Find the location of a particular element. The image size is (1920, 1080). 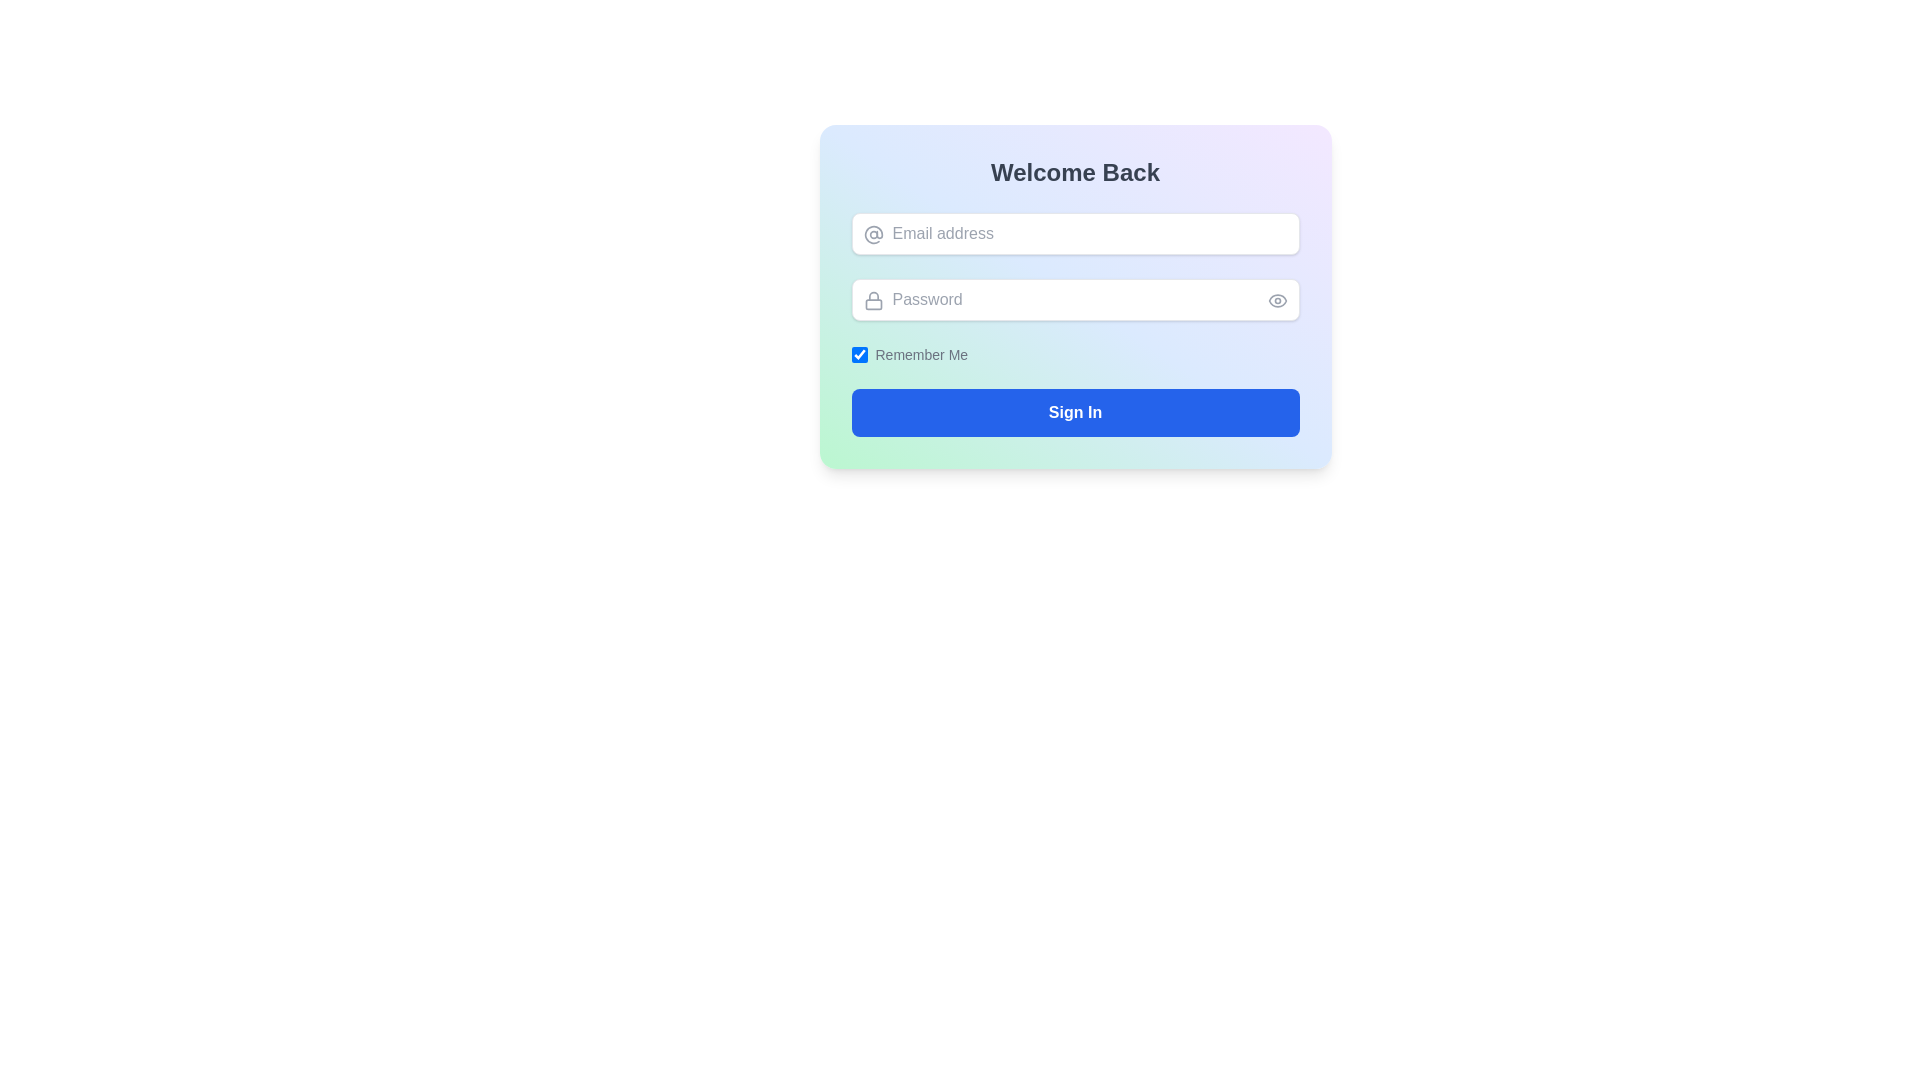

the 'Remember Me' label element, which is styled with a smaller font size and light gray color, positioned next to a checkbox below the password input field is located at coordinates (920, 353).